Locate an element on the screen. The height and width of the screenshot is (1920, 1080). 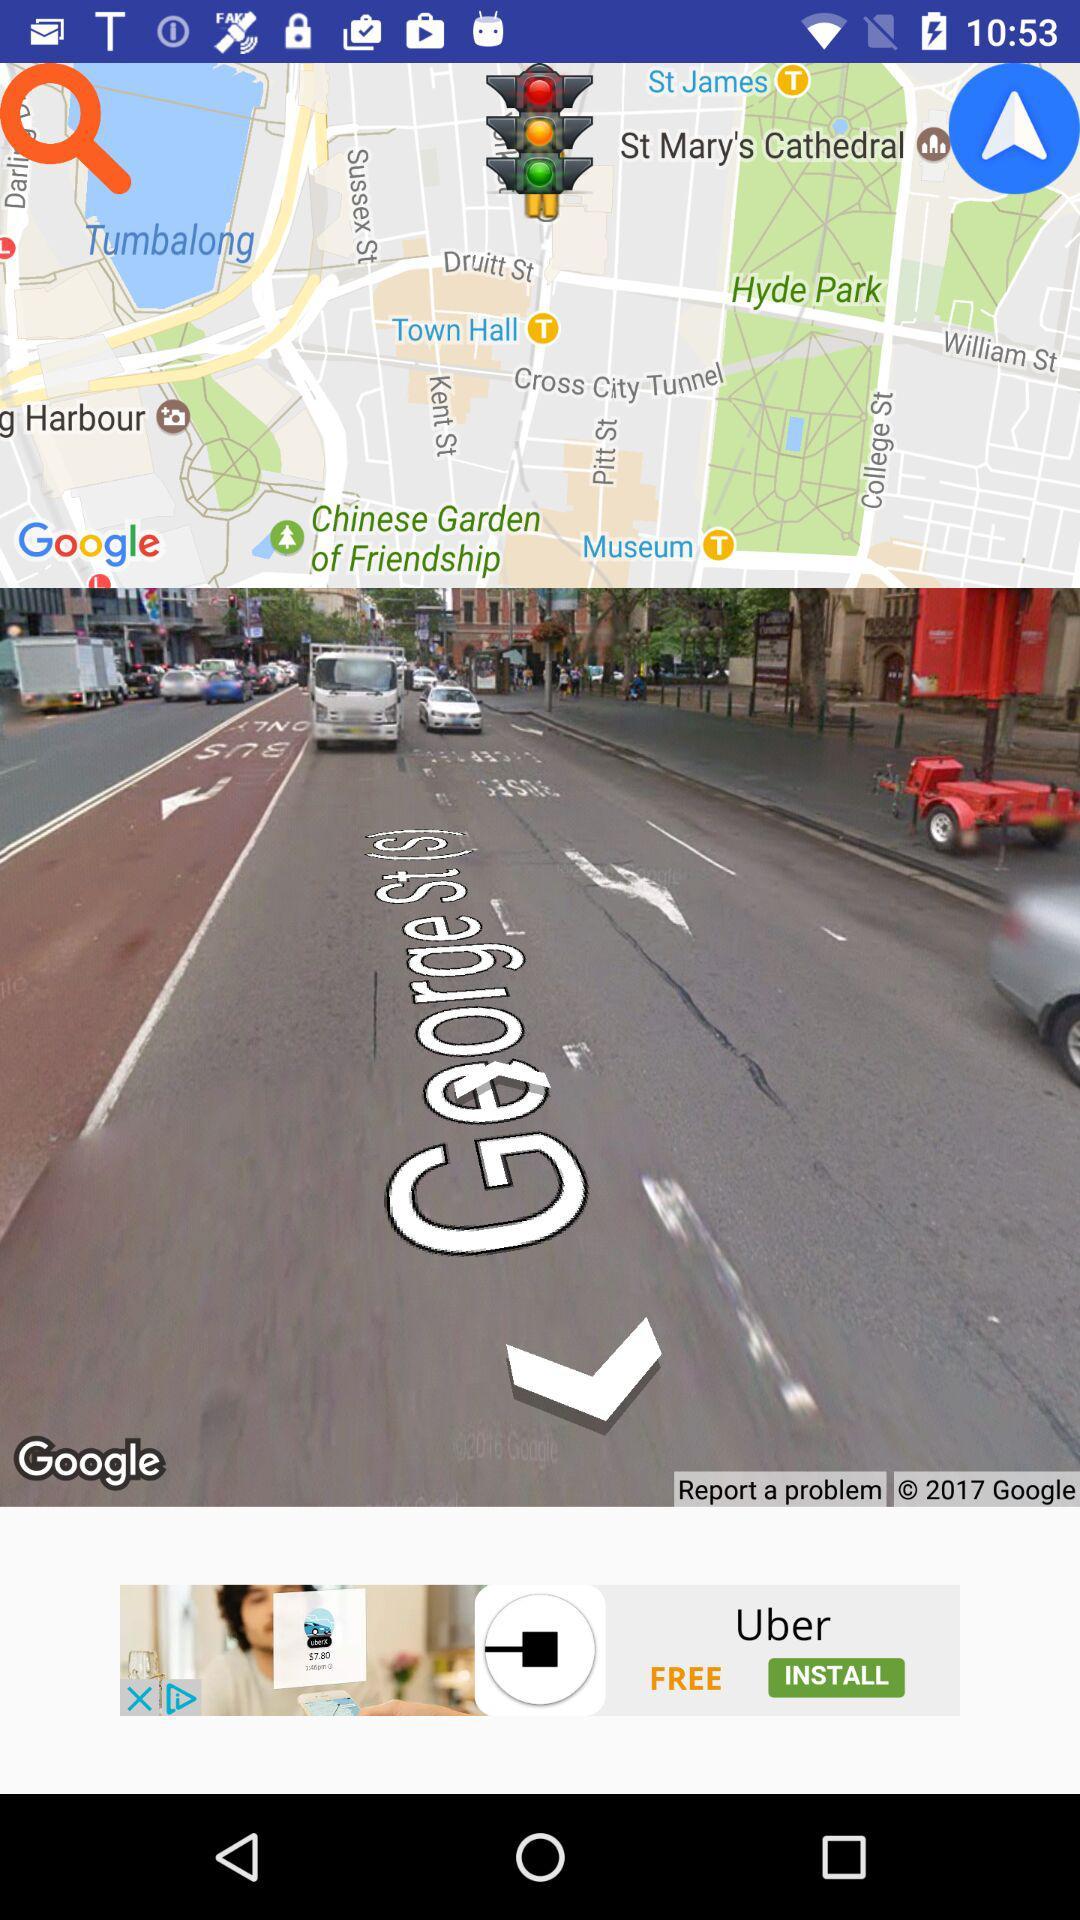
traffic signal is located at coordinates (538, 127).